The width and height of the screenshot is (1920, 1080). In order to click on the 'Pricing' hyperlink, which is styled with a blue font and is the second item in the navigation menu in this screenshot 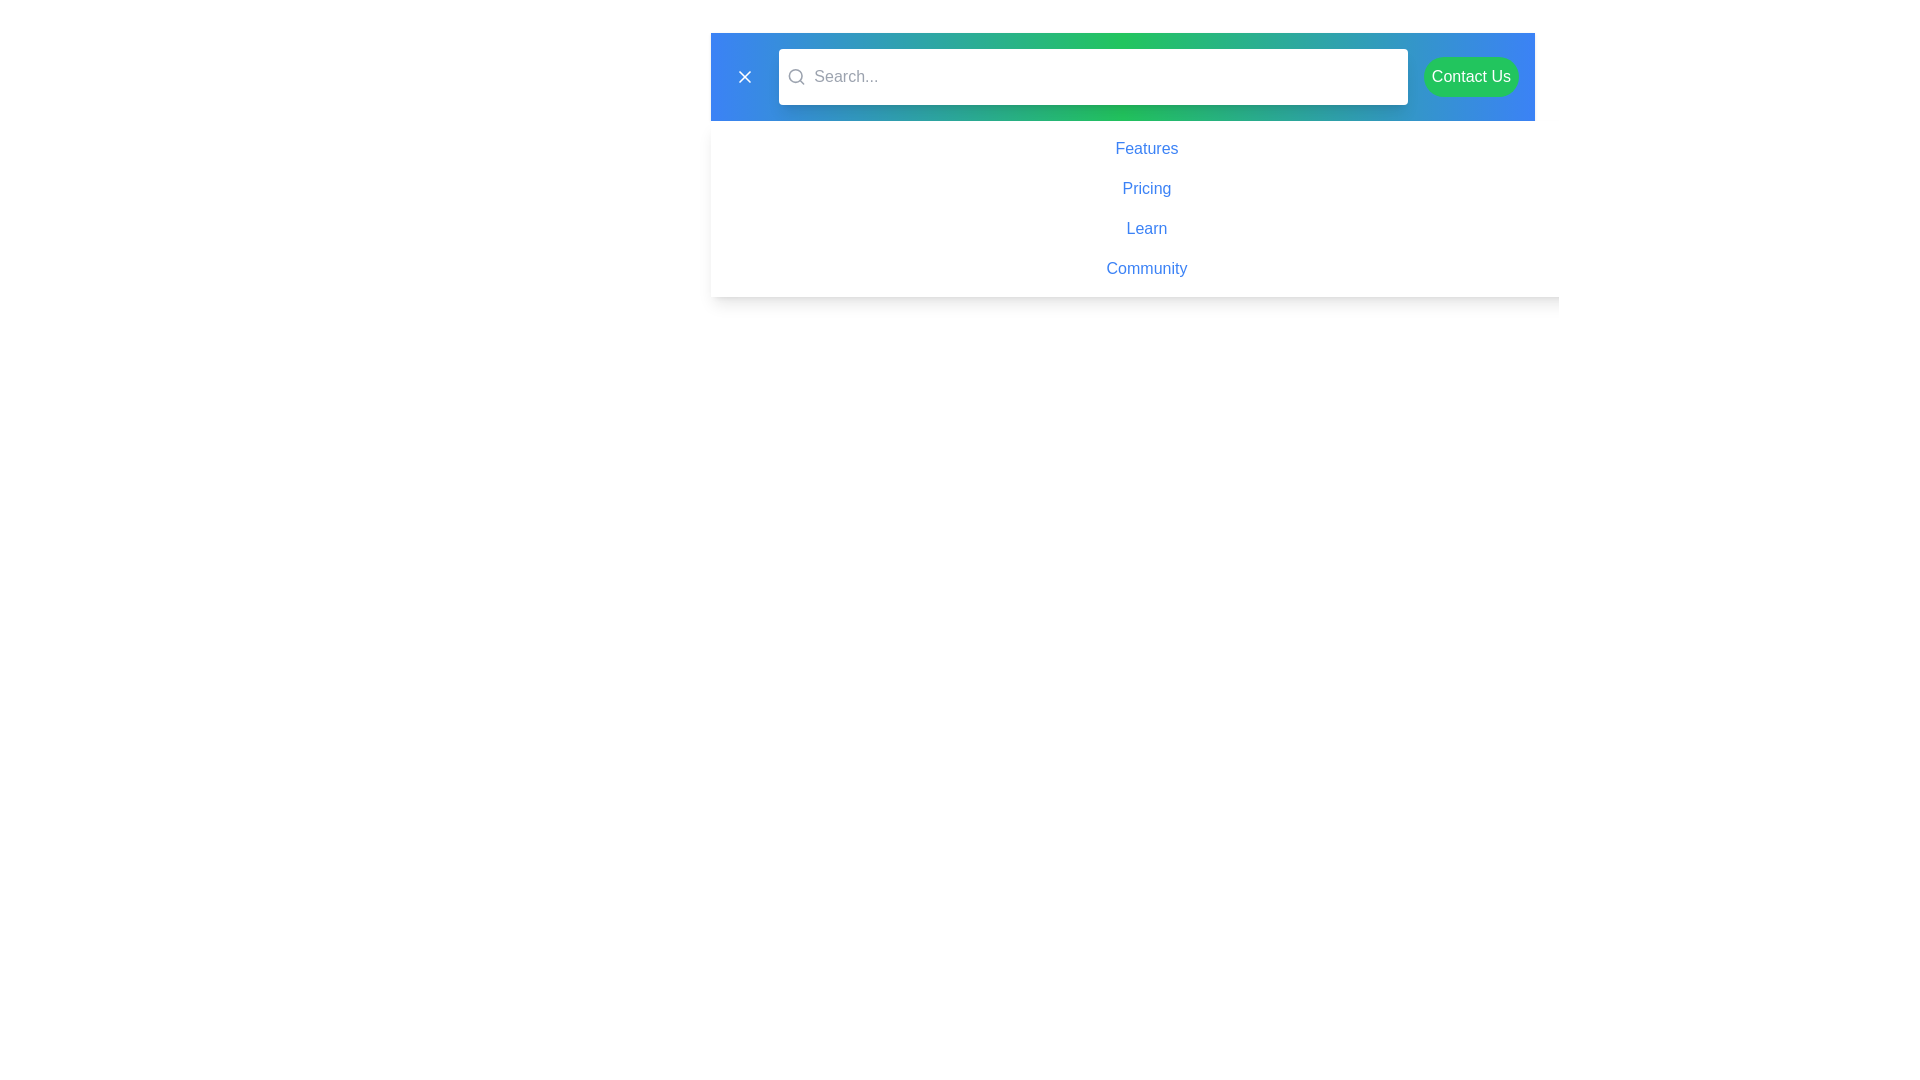, I will do `click(1147, 188)`.